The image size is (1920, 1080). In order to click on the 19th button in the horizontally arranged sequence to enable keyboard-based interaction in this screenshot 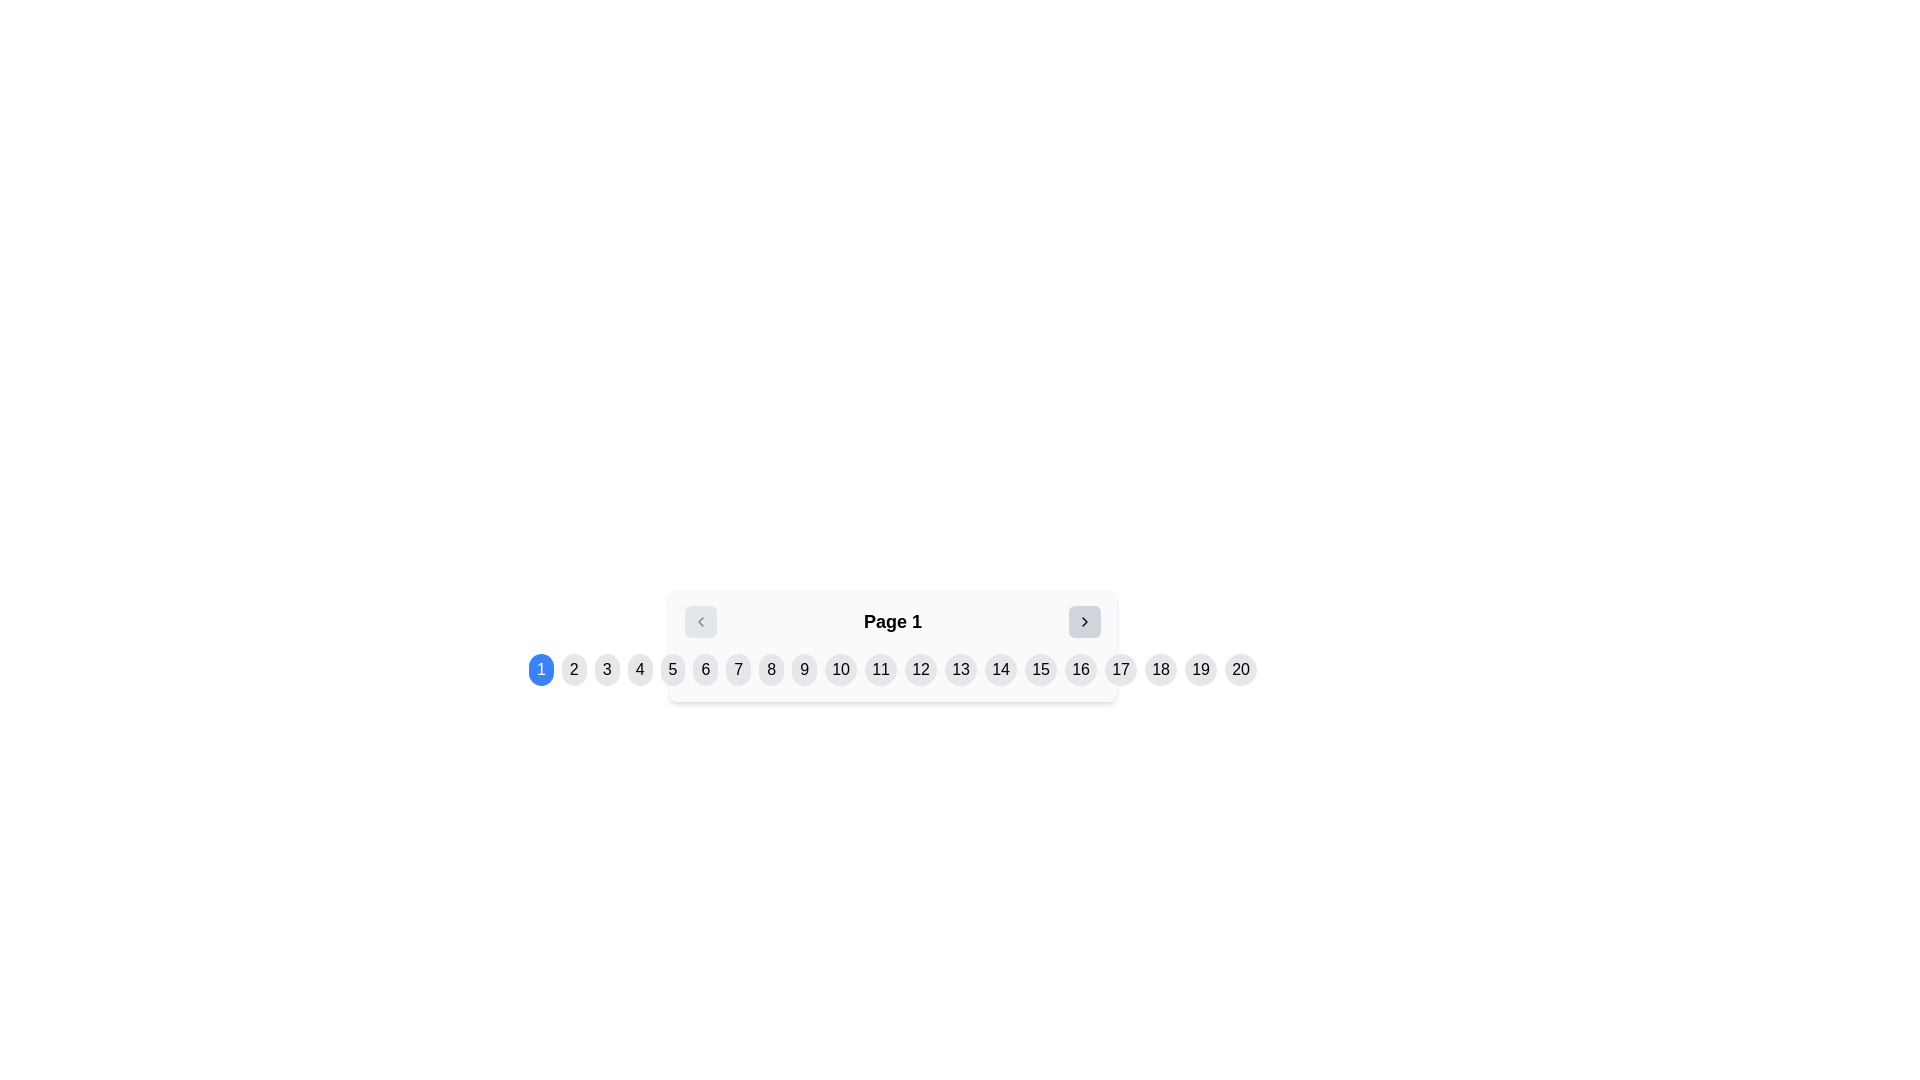, I will do `click(1200, 670)`.